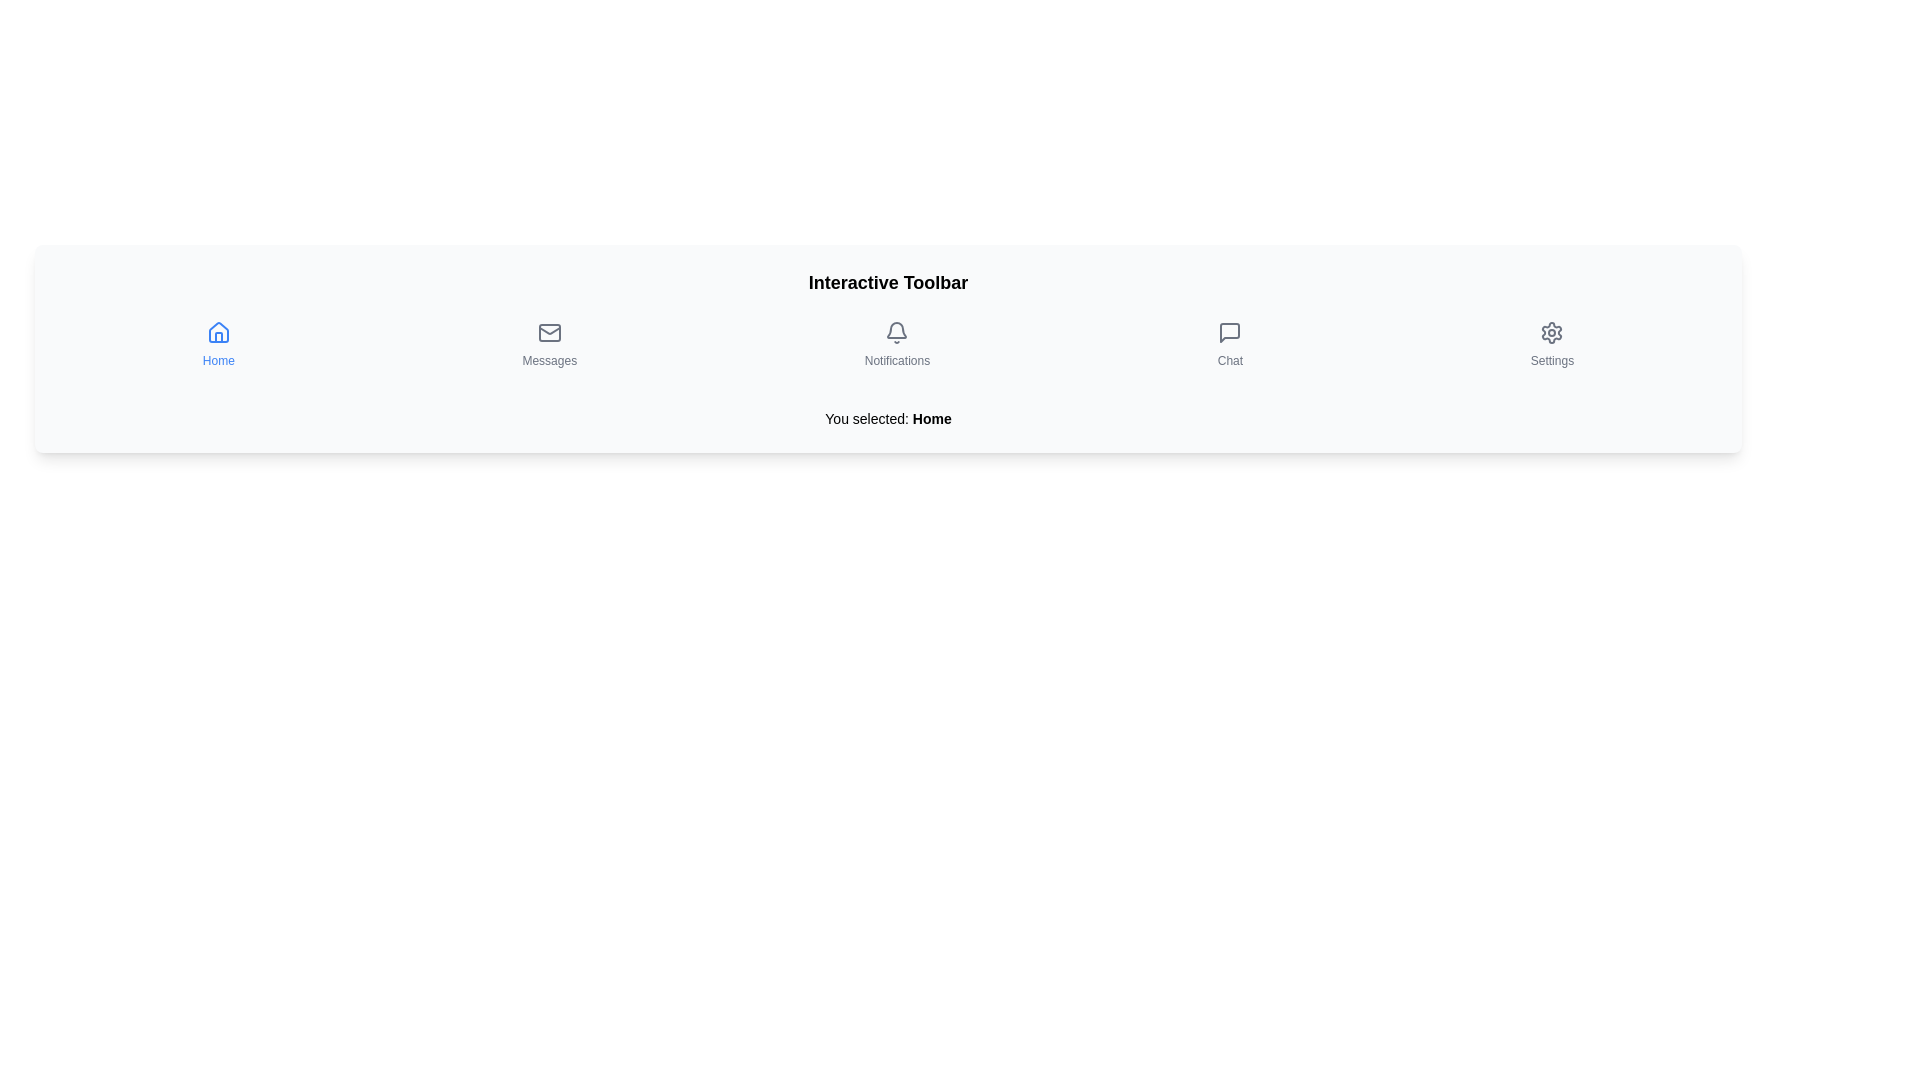 The image size is (1920, 1080). Describe the element at coordinates (896, 343) in the screenshot. I see `the notification icon button, which is a bell icon above the label 'Notifications' in a rounded rectangle segment located in the toolbar` at that location.